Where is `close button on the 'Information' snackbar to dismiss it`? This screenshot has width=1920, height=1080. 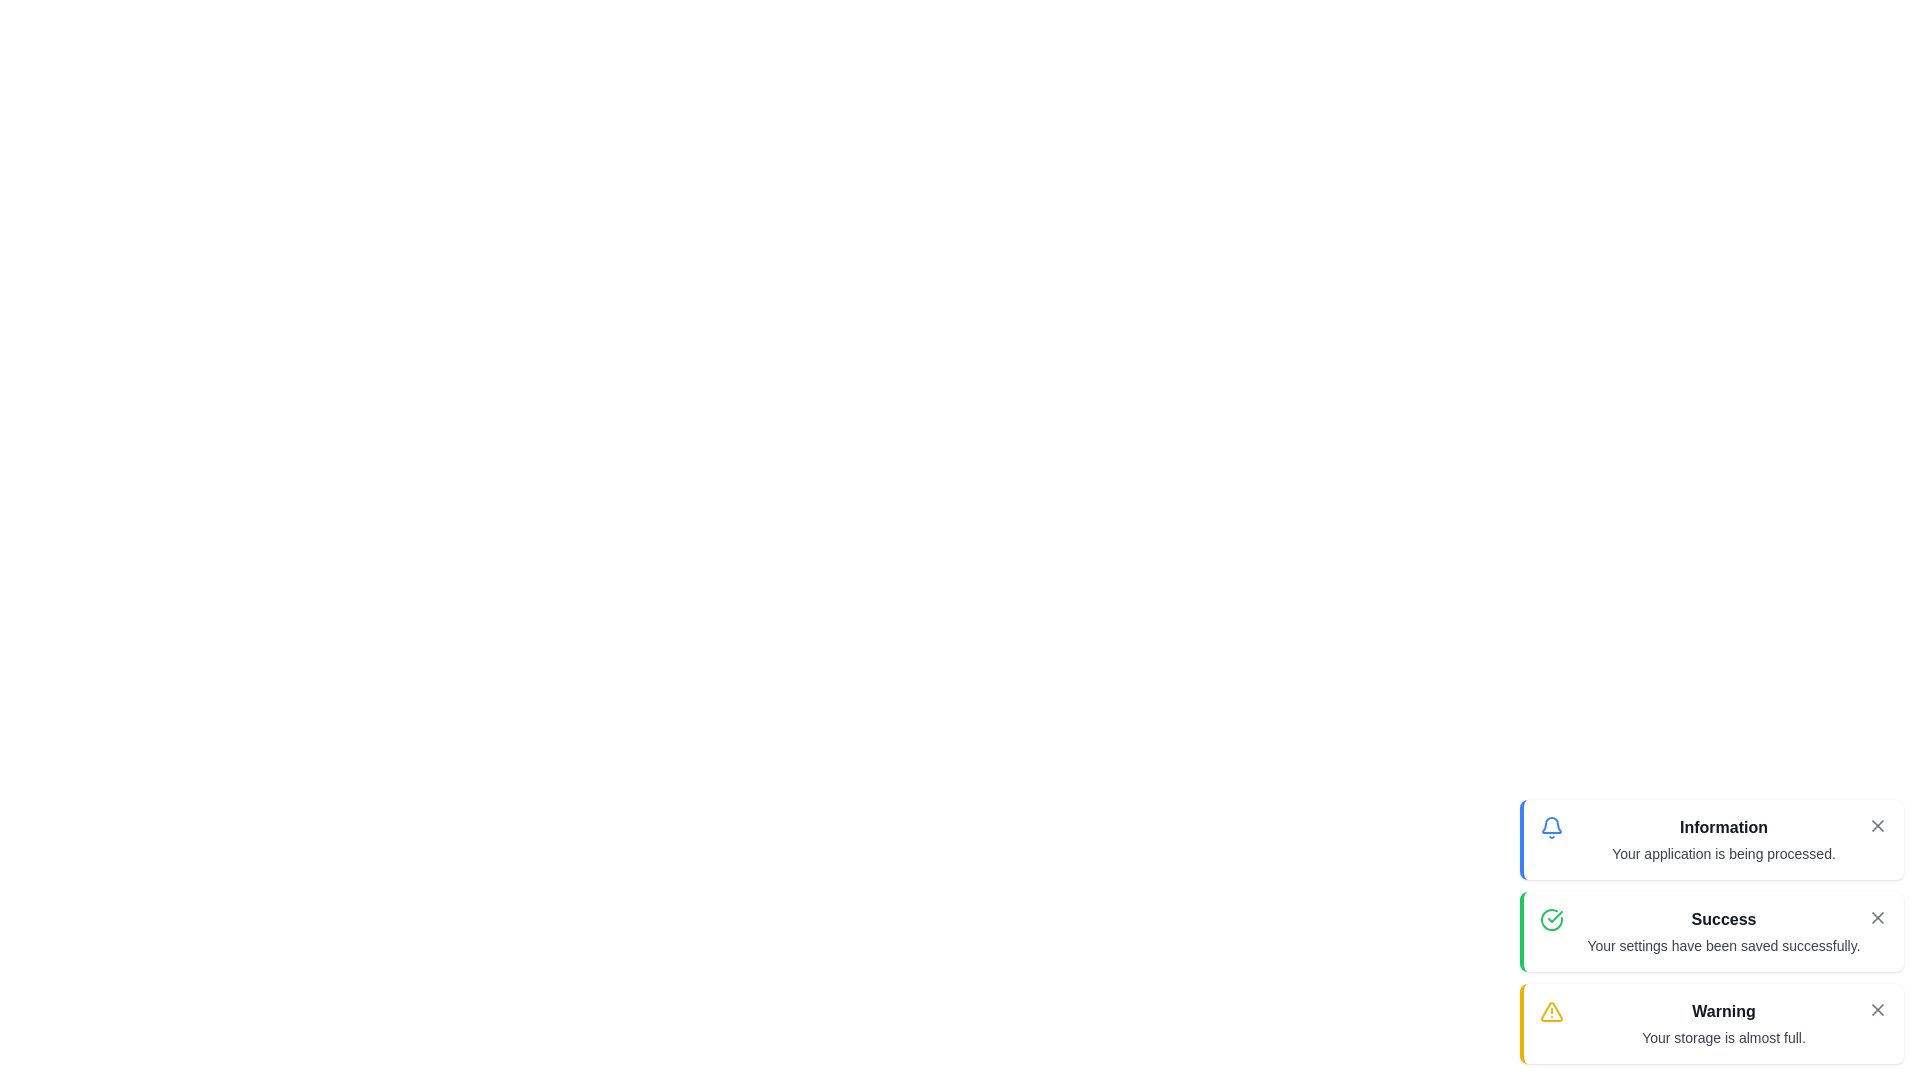
close button on the 'Information' snackbar to dismiss it is located at coordinates (1876, 825).